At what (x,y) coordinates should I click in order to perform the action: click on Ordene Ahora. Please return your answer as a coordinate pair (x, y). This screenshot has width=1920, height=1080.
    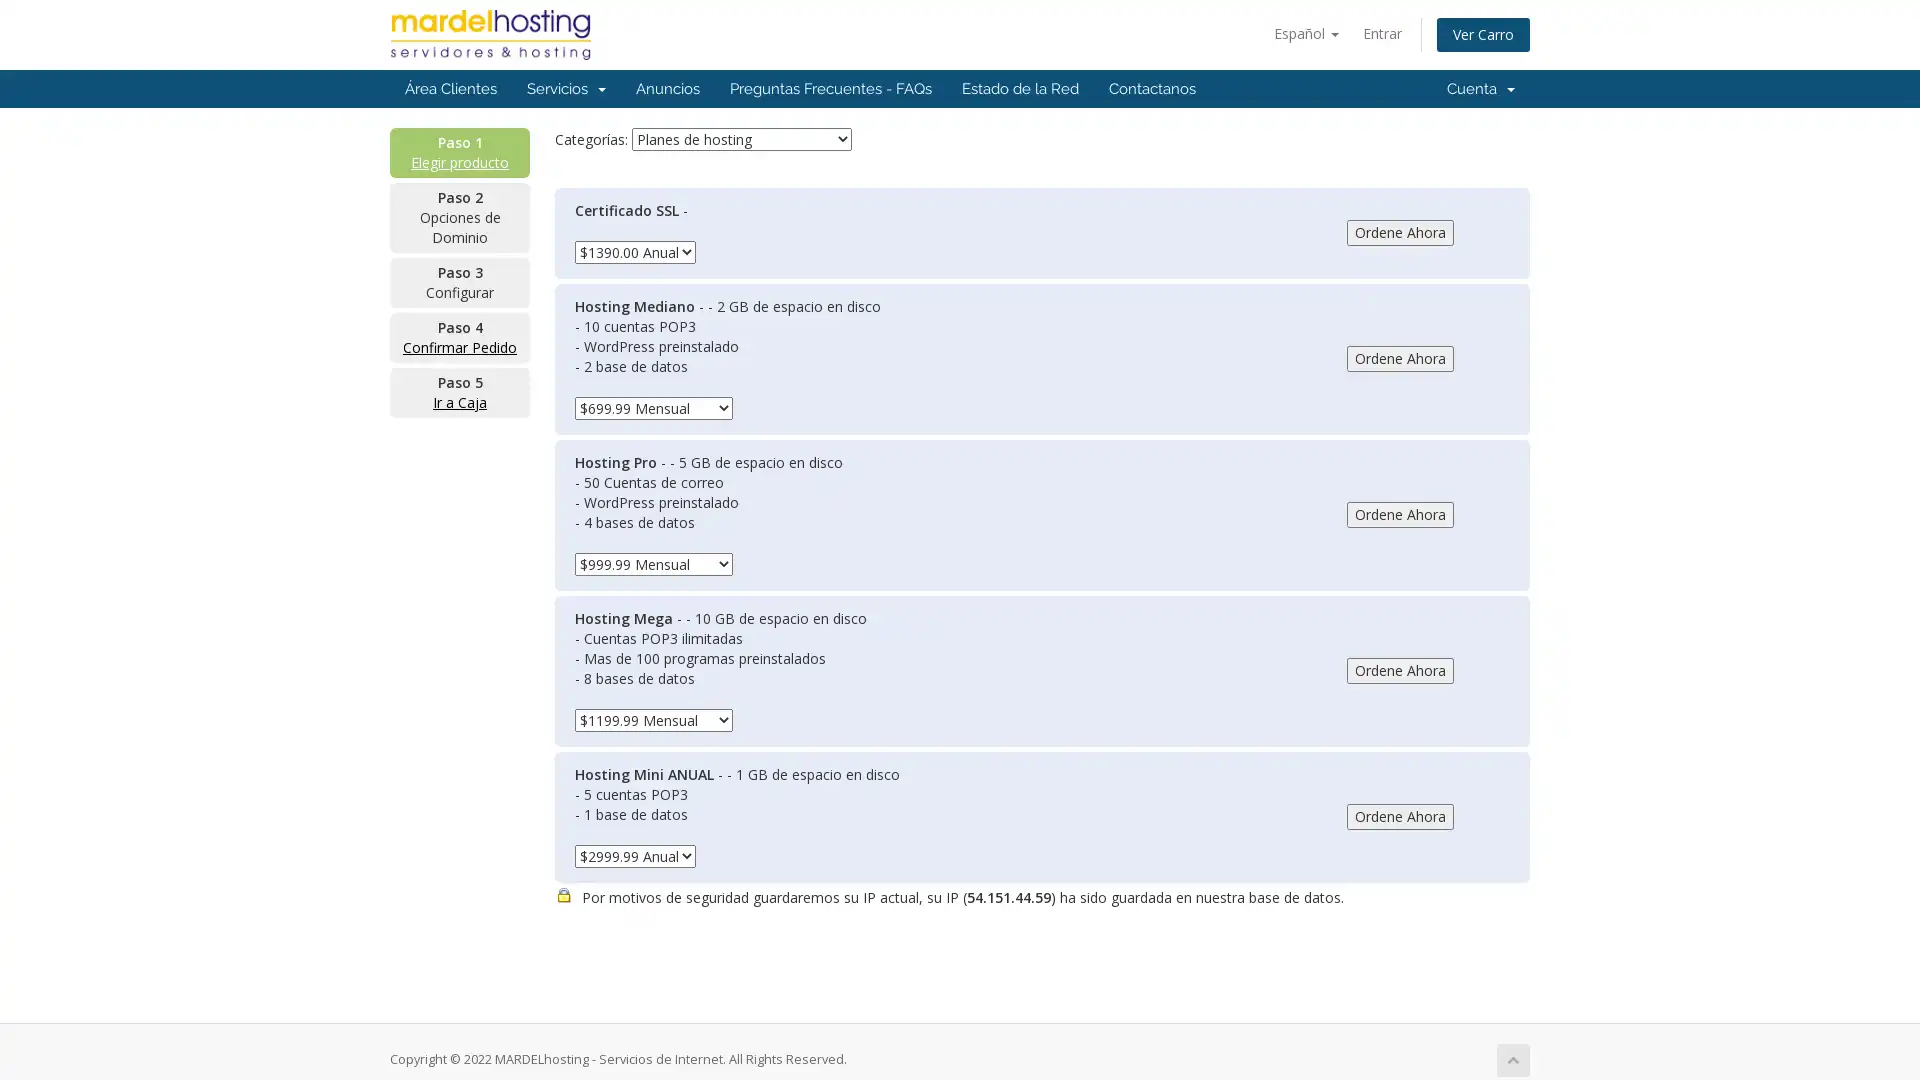
    Looking at the image, I should click on (1399, 670).